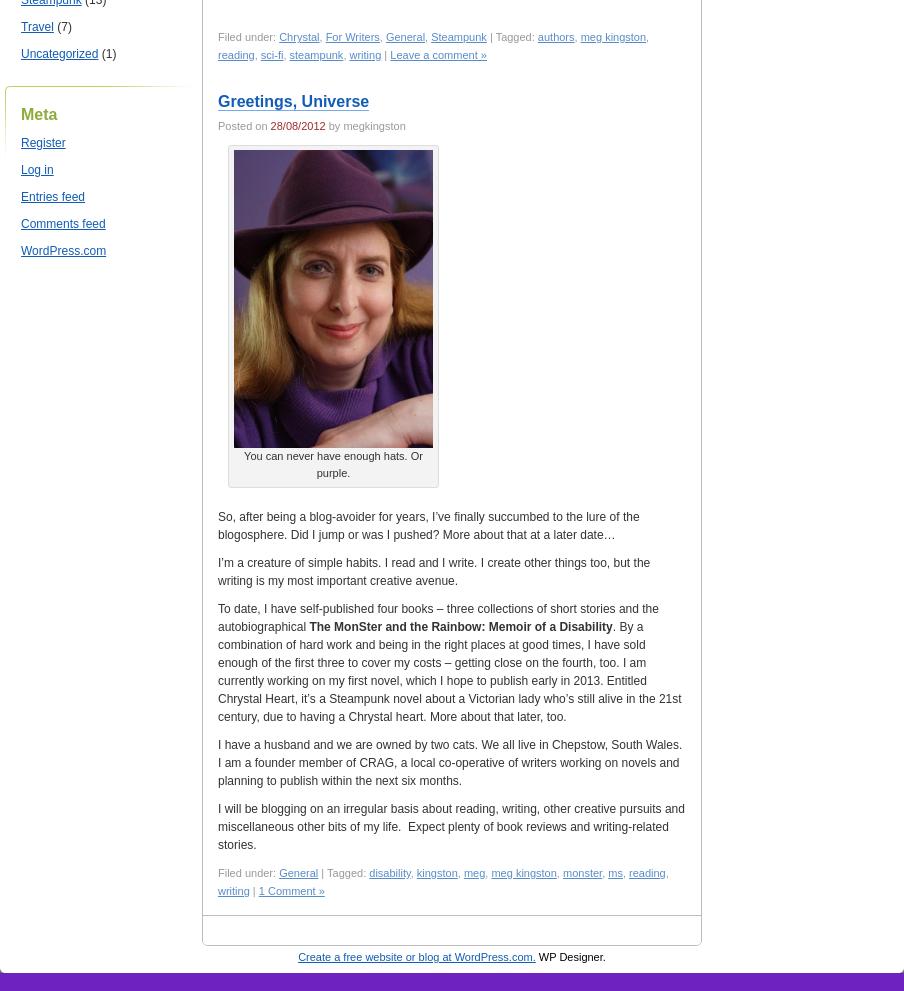  What do you see at coordinates (62, 25) in the screenshot?
I see `'(7)'` at bounding box center [62, 25].